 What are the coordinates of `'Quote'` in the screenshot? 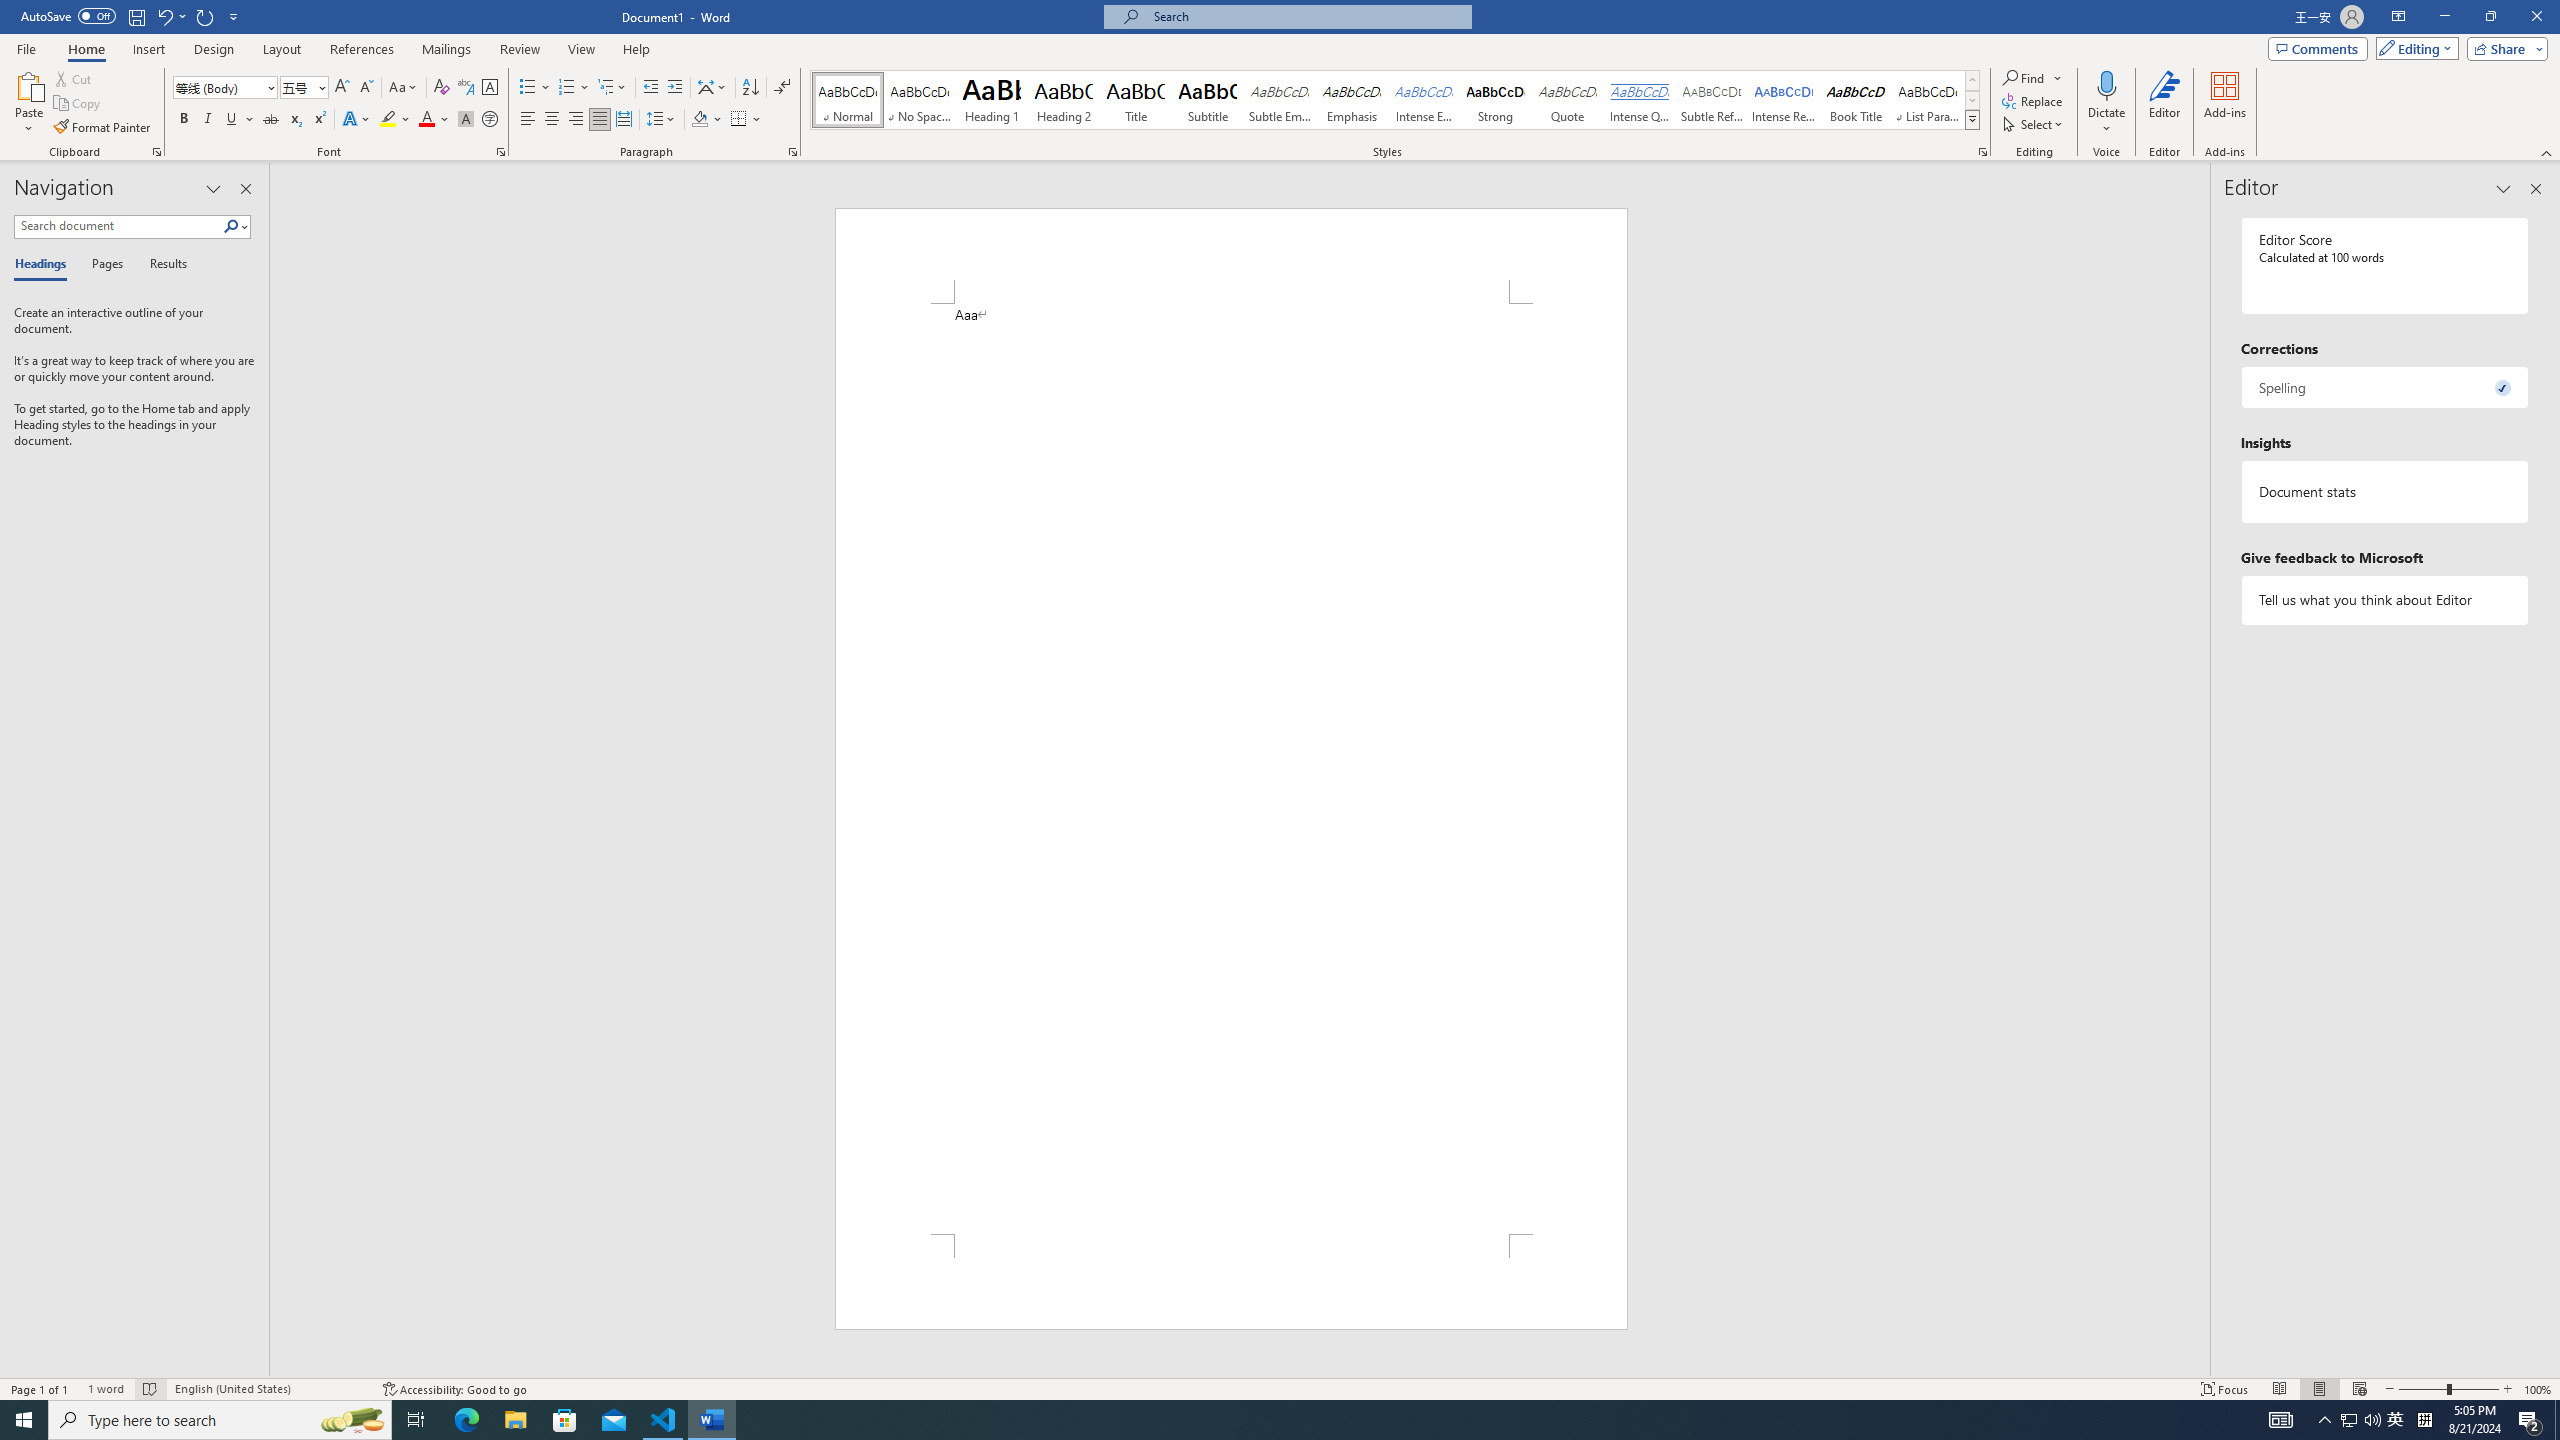 It's located at (1568, 99).